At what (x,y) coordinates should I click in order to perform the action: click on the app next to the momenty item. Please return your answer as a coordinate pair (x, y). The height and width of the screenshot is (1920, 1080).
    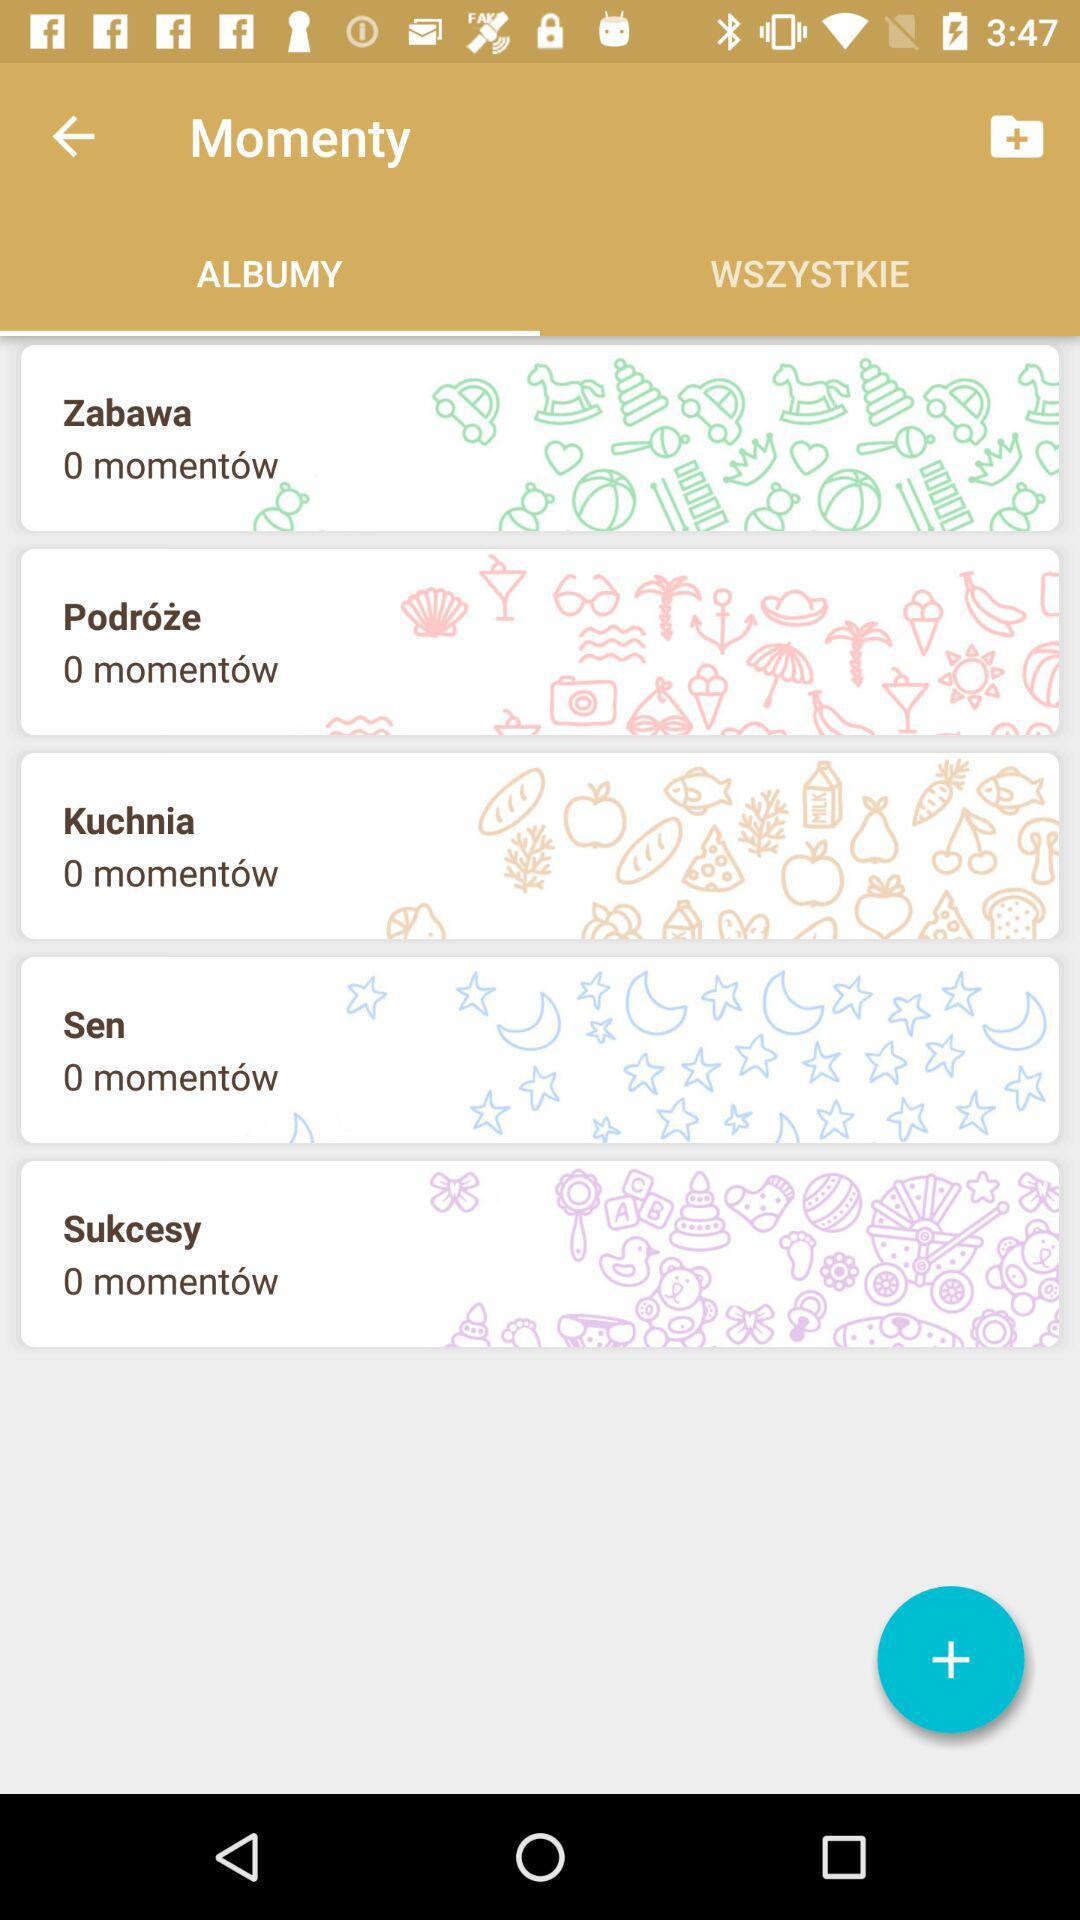
    Looking at the image, I should click on (72, 135).